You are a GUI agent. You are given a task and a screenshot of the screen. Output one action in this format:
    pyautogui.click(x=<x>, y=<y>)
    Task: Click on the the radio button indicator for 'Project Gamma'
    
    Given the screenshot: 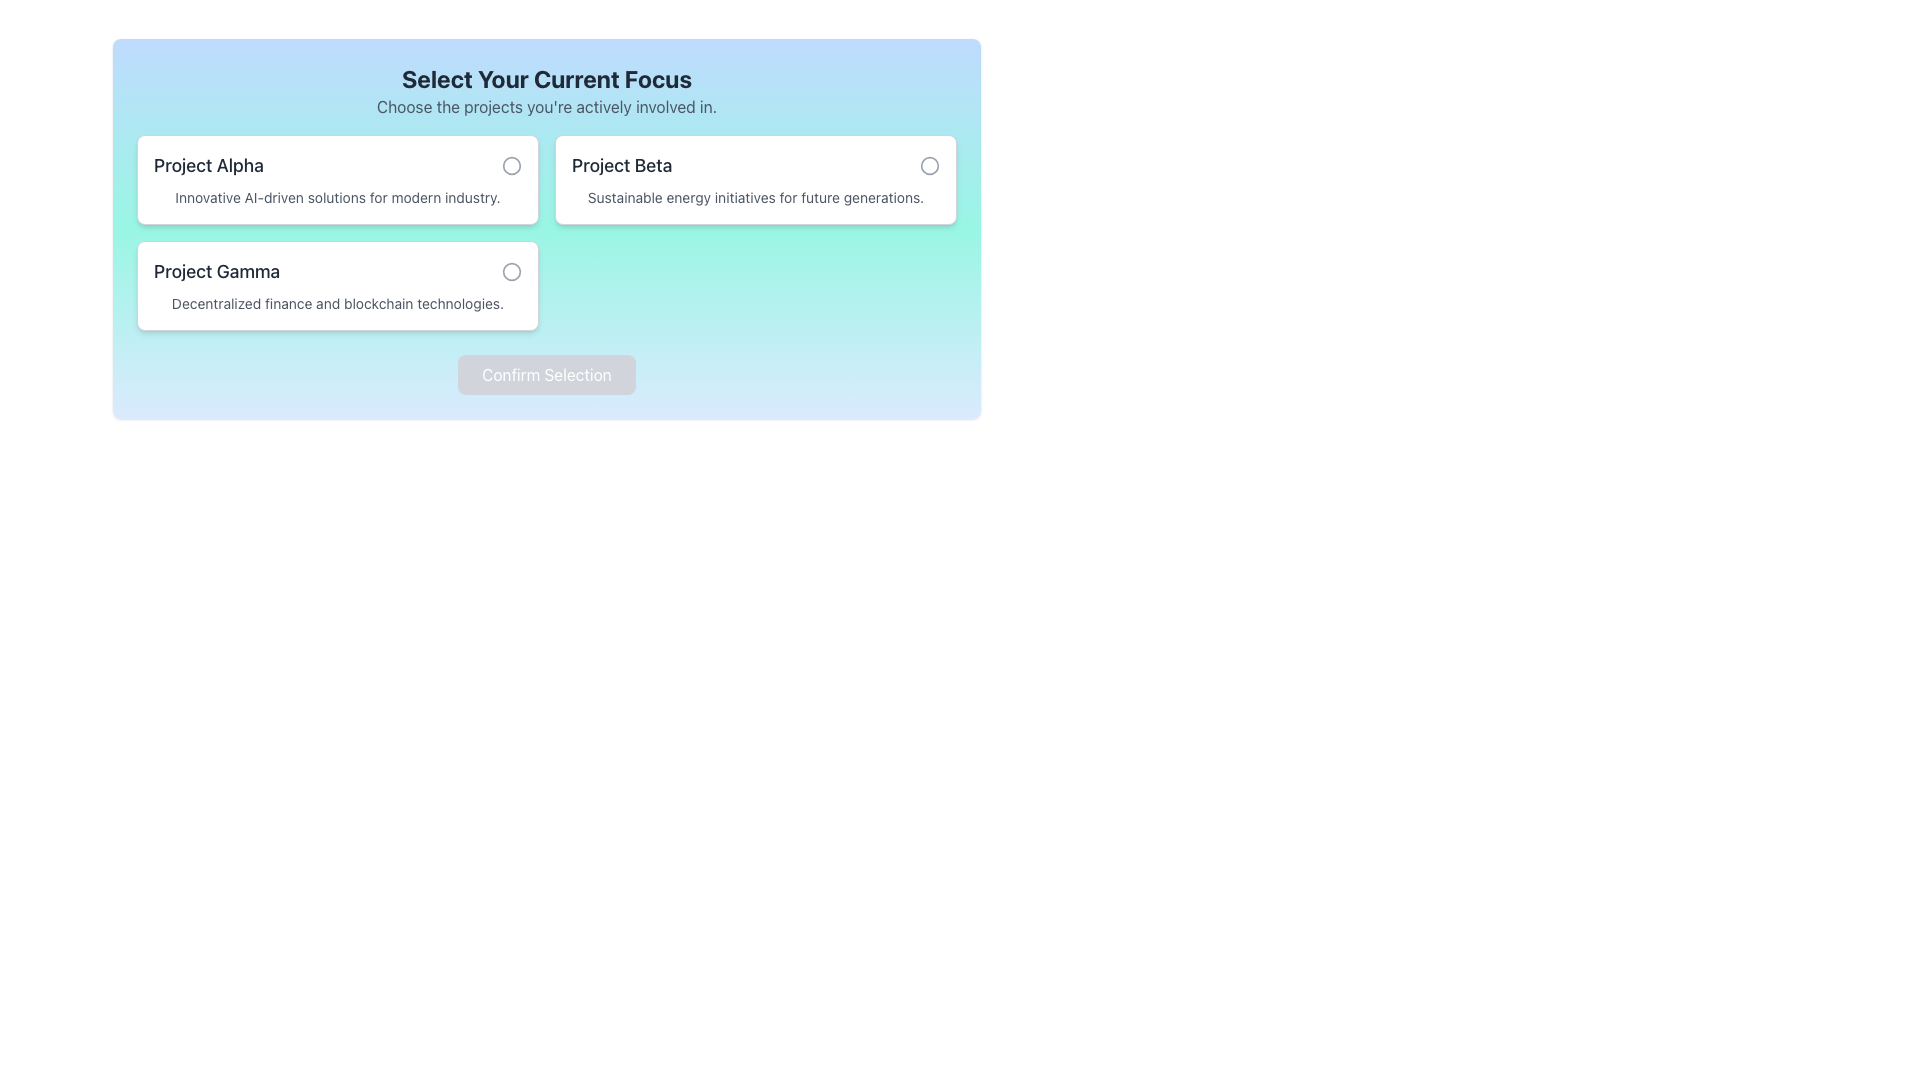 What is the action you would take?
    pyautogui.click(x=512, y=272)
    